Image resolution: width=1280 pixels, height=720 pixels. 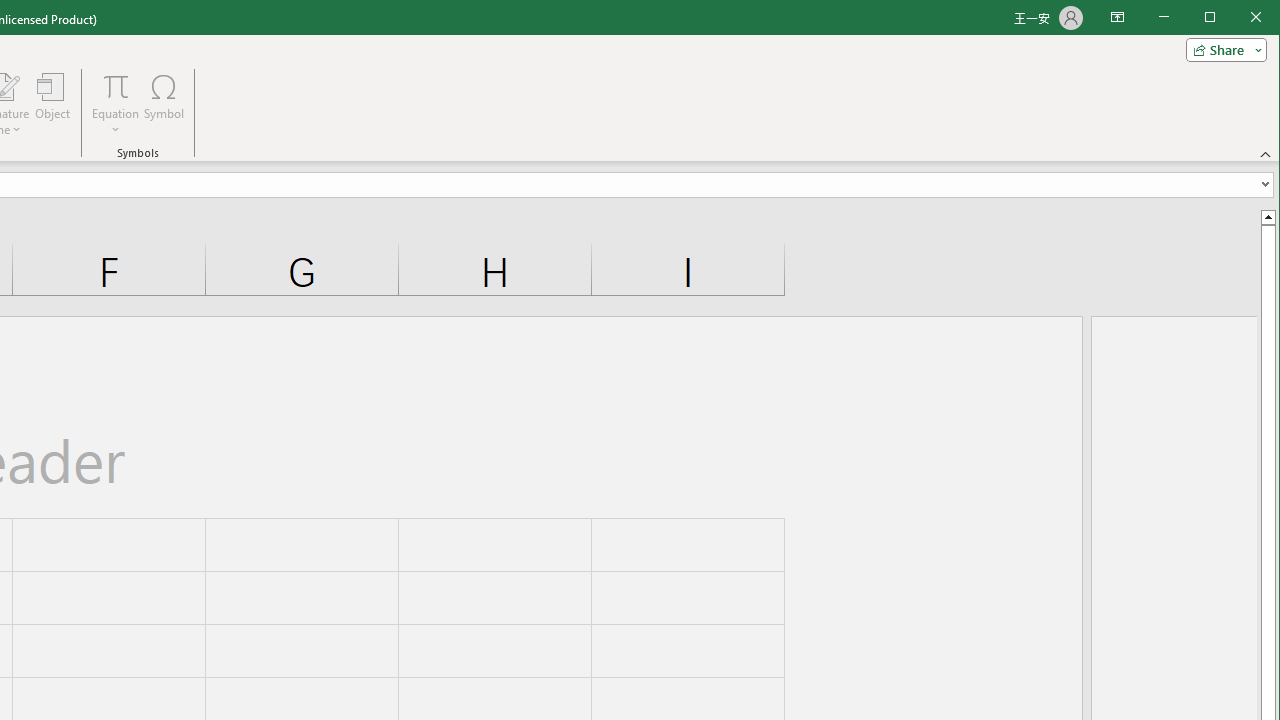 What do you see at coordinates (53, 104) in the screenshot?
I see `'Object...'` at bounding box center [53, 104].